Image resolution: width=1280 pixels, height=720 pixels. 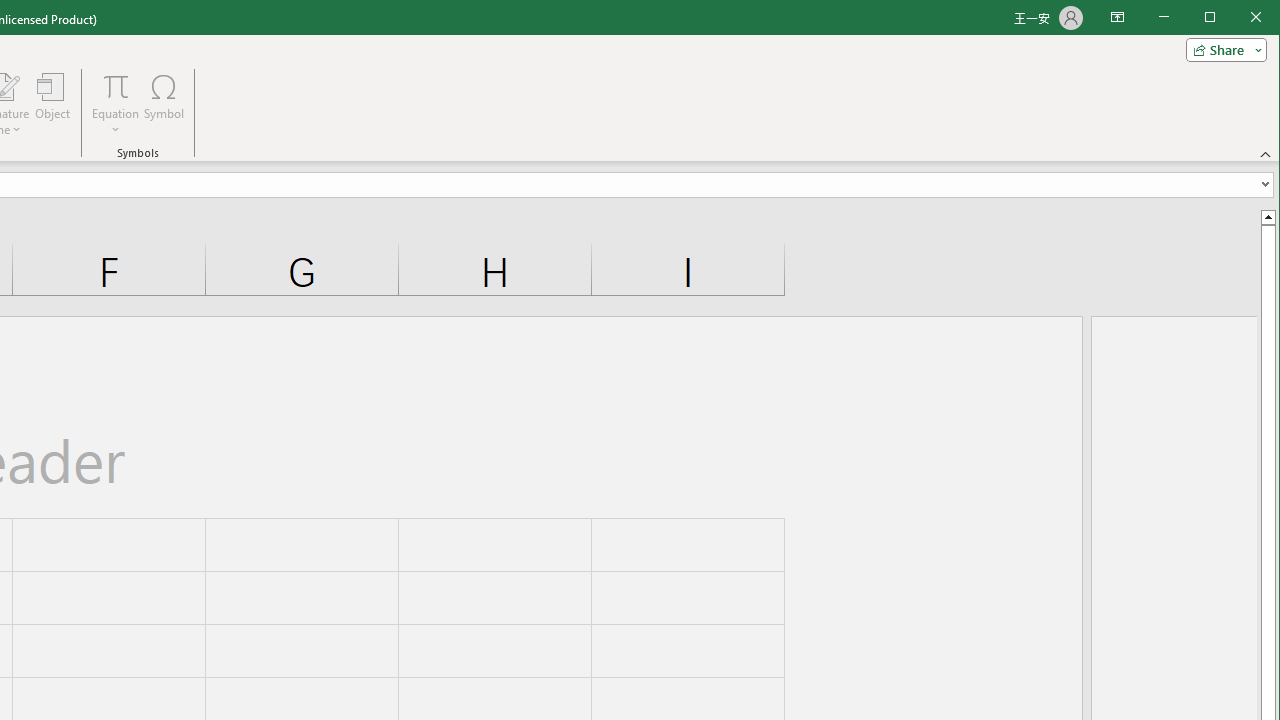 What do you see at coordinates (53, 104) in the screenshot?
I see `'Object...'` at bounding box center [53, 104].